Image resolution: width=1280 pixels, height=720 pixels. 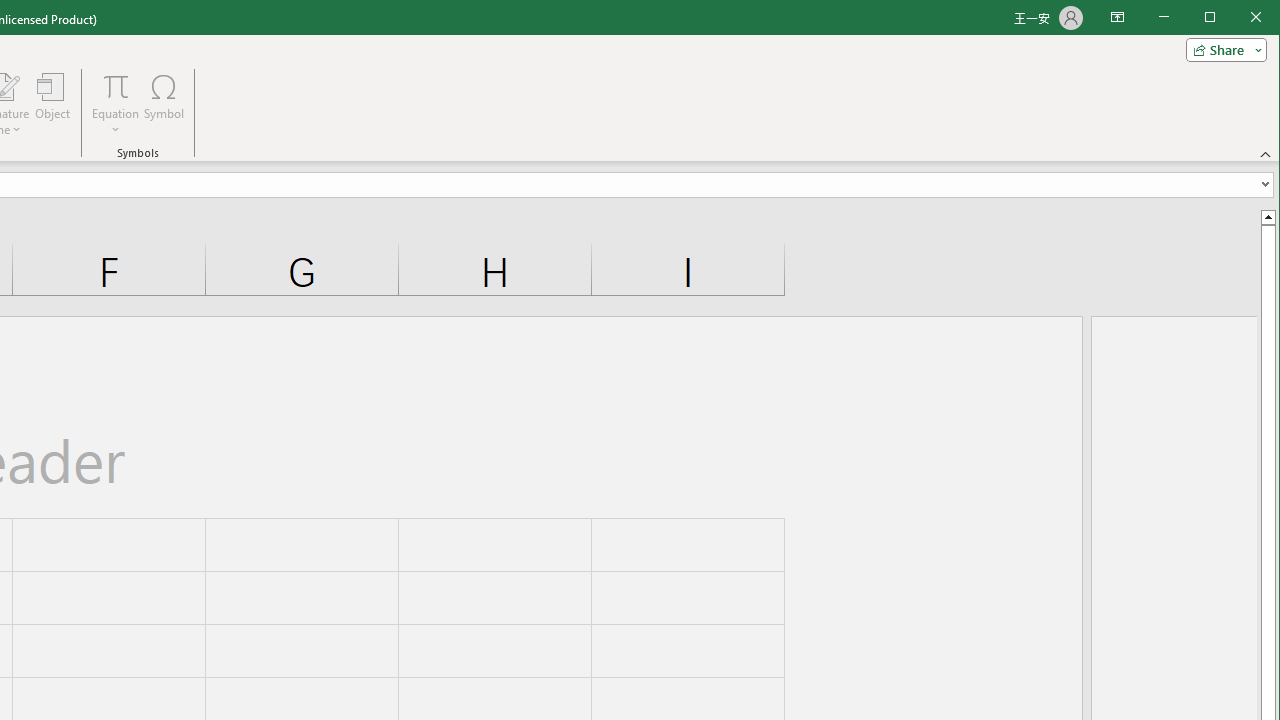 What do you see at coordinates (53, 104) in the screenshot?
I see `'Object...'` at bounding box center [53, 104].